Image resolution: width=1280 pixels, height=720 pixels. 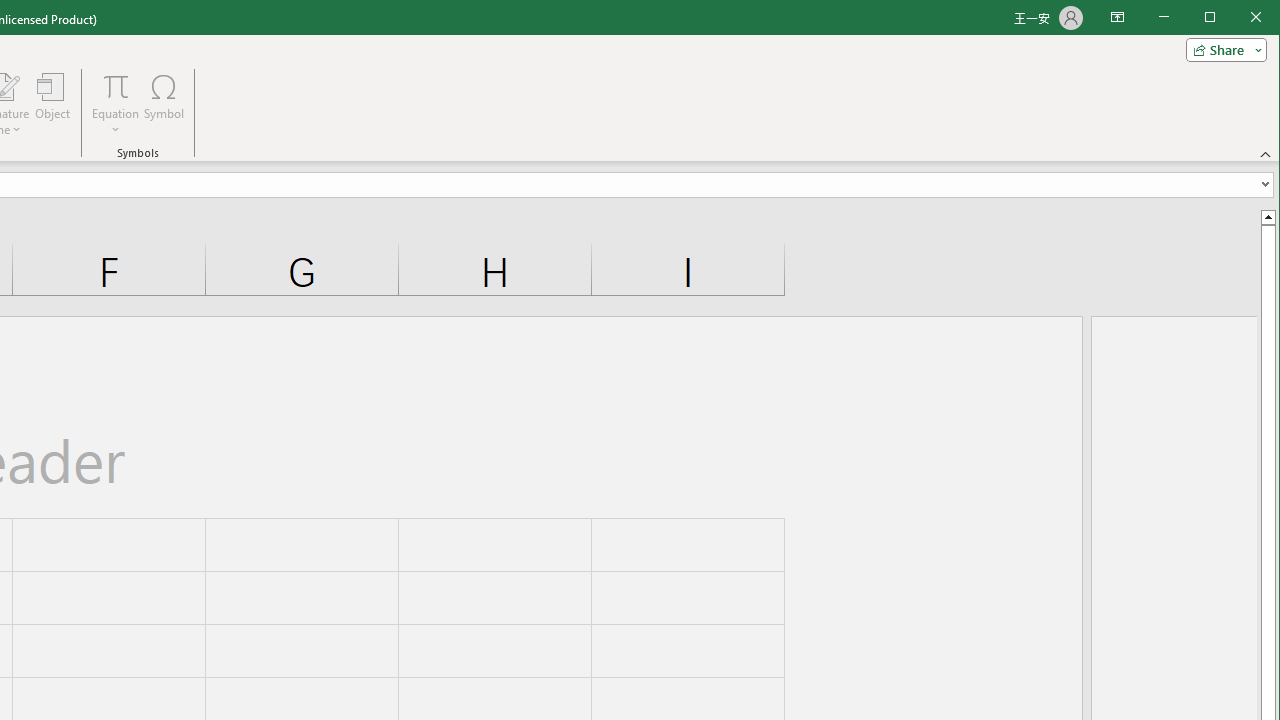 What do you see at coordinates (53, 104) in the screenshot?
I see `'Object...'` at bounding box center [53, 104].